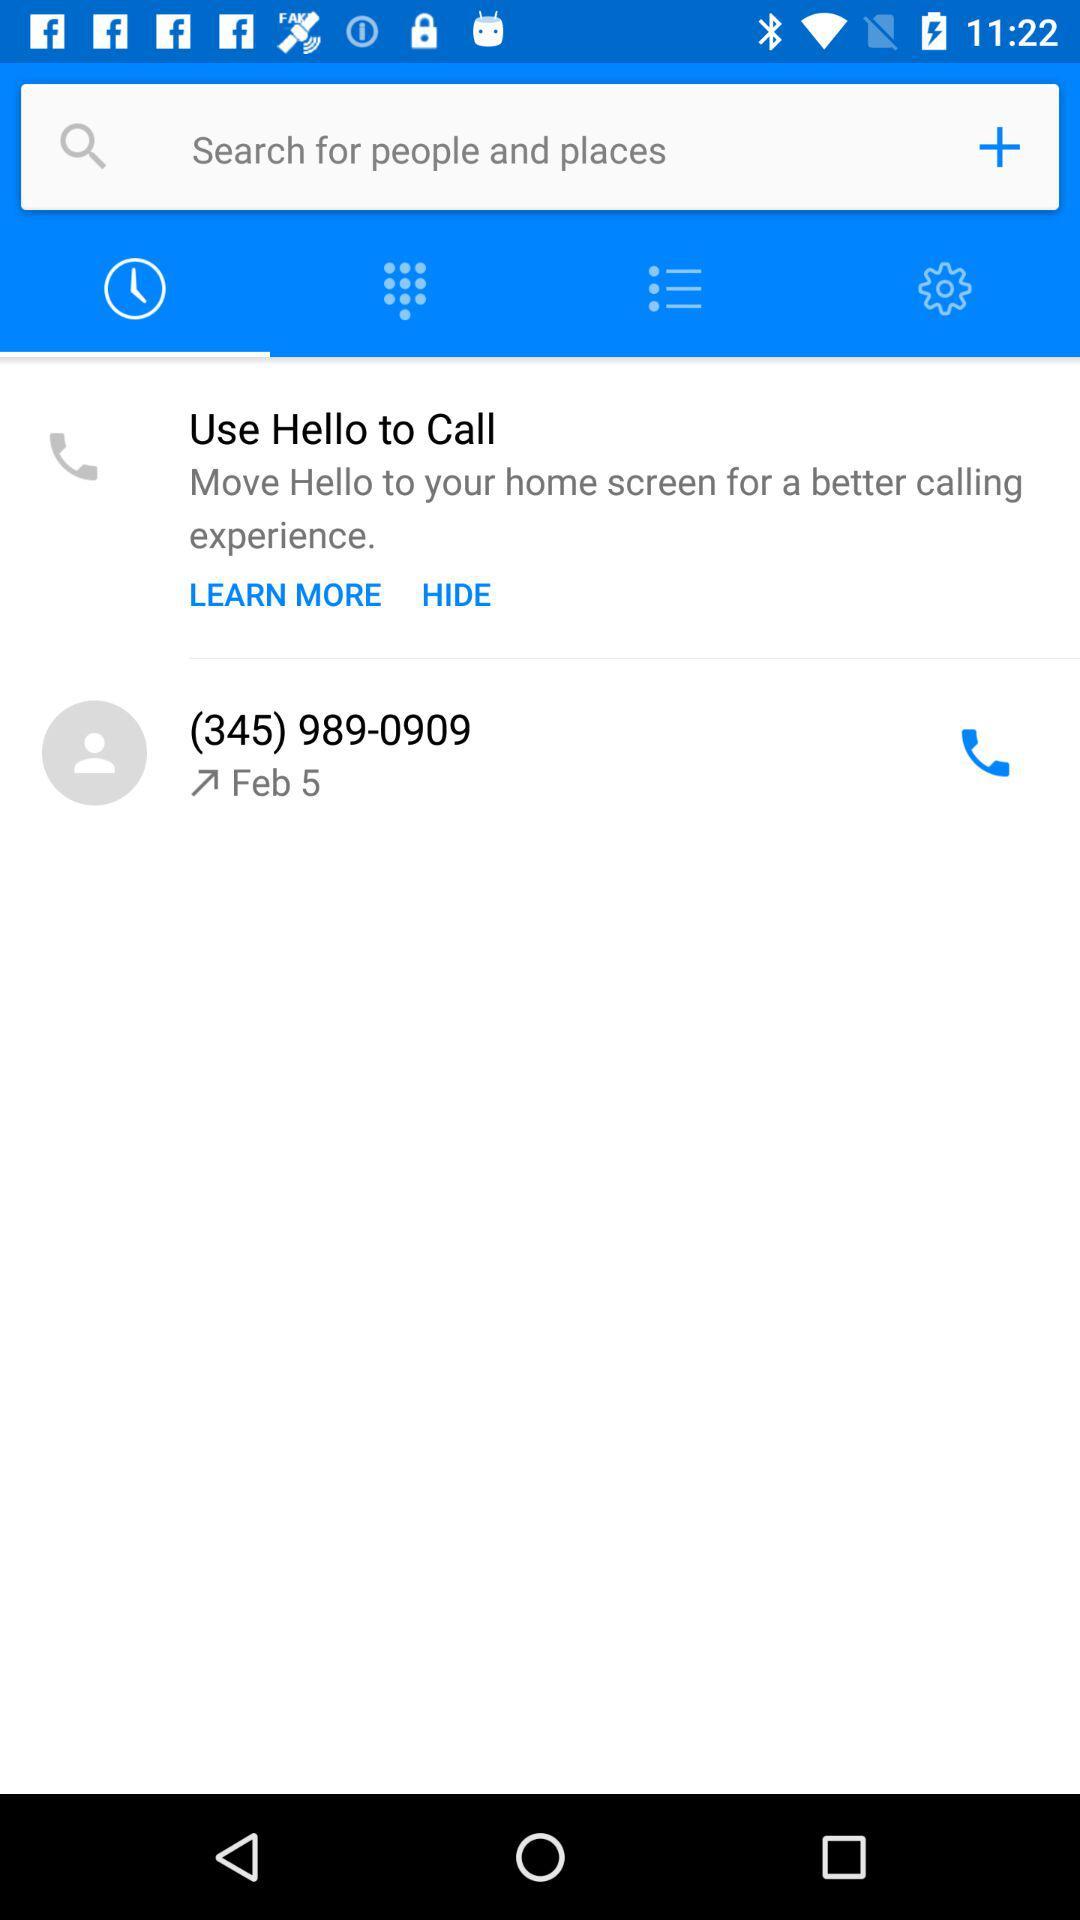  I want to click on search option, so click(83, 146).